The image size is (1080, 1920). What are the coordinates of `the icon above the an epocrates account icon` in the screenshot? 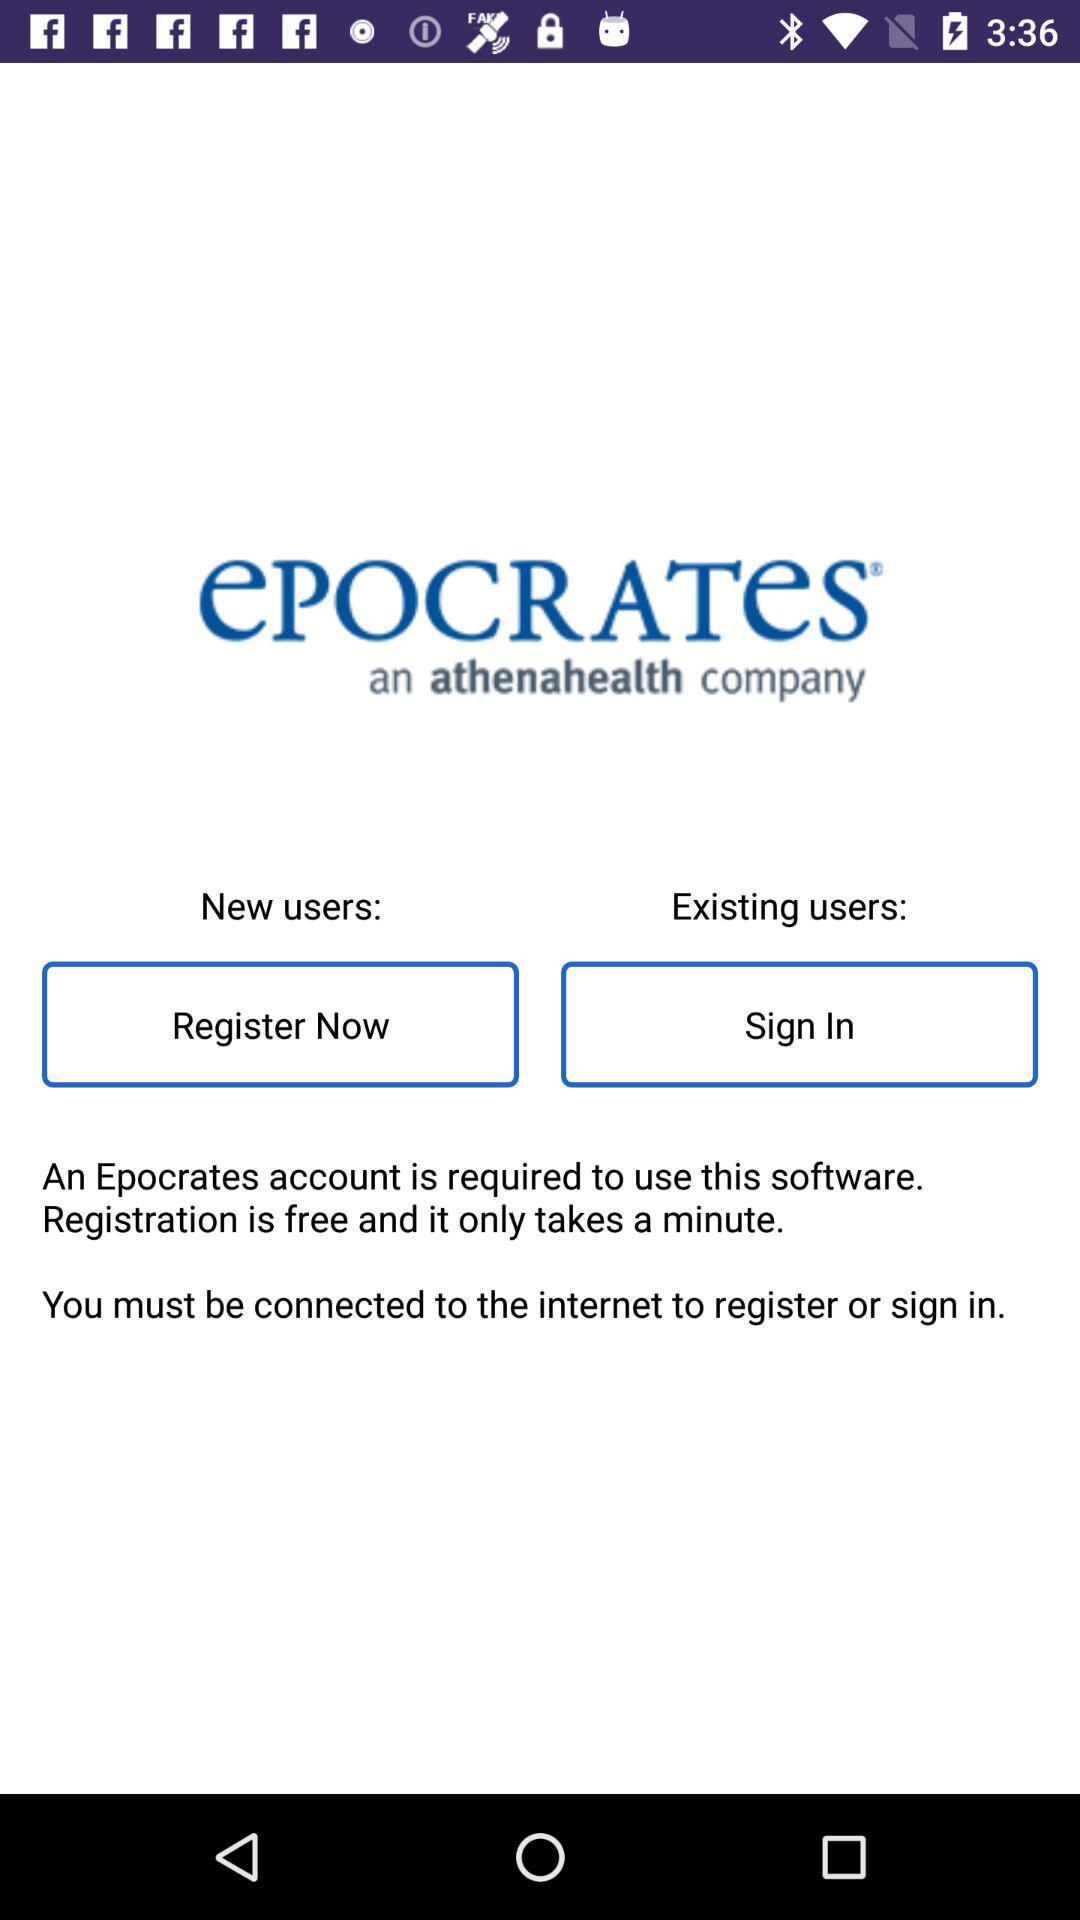 It's located at (280, 1024).